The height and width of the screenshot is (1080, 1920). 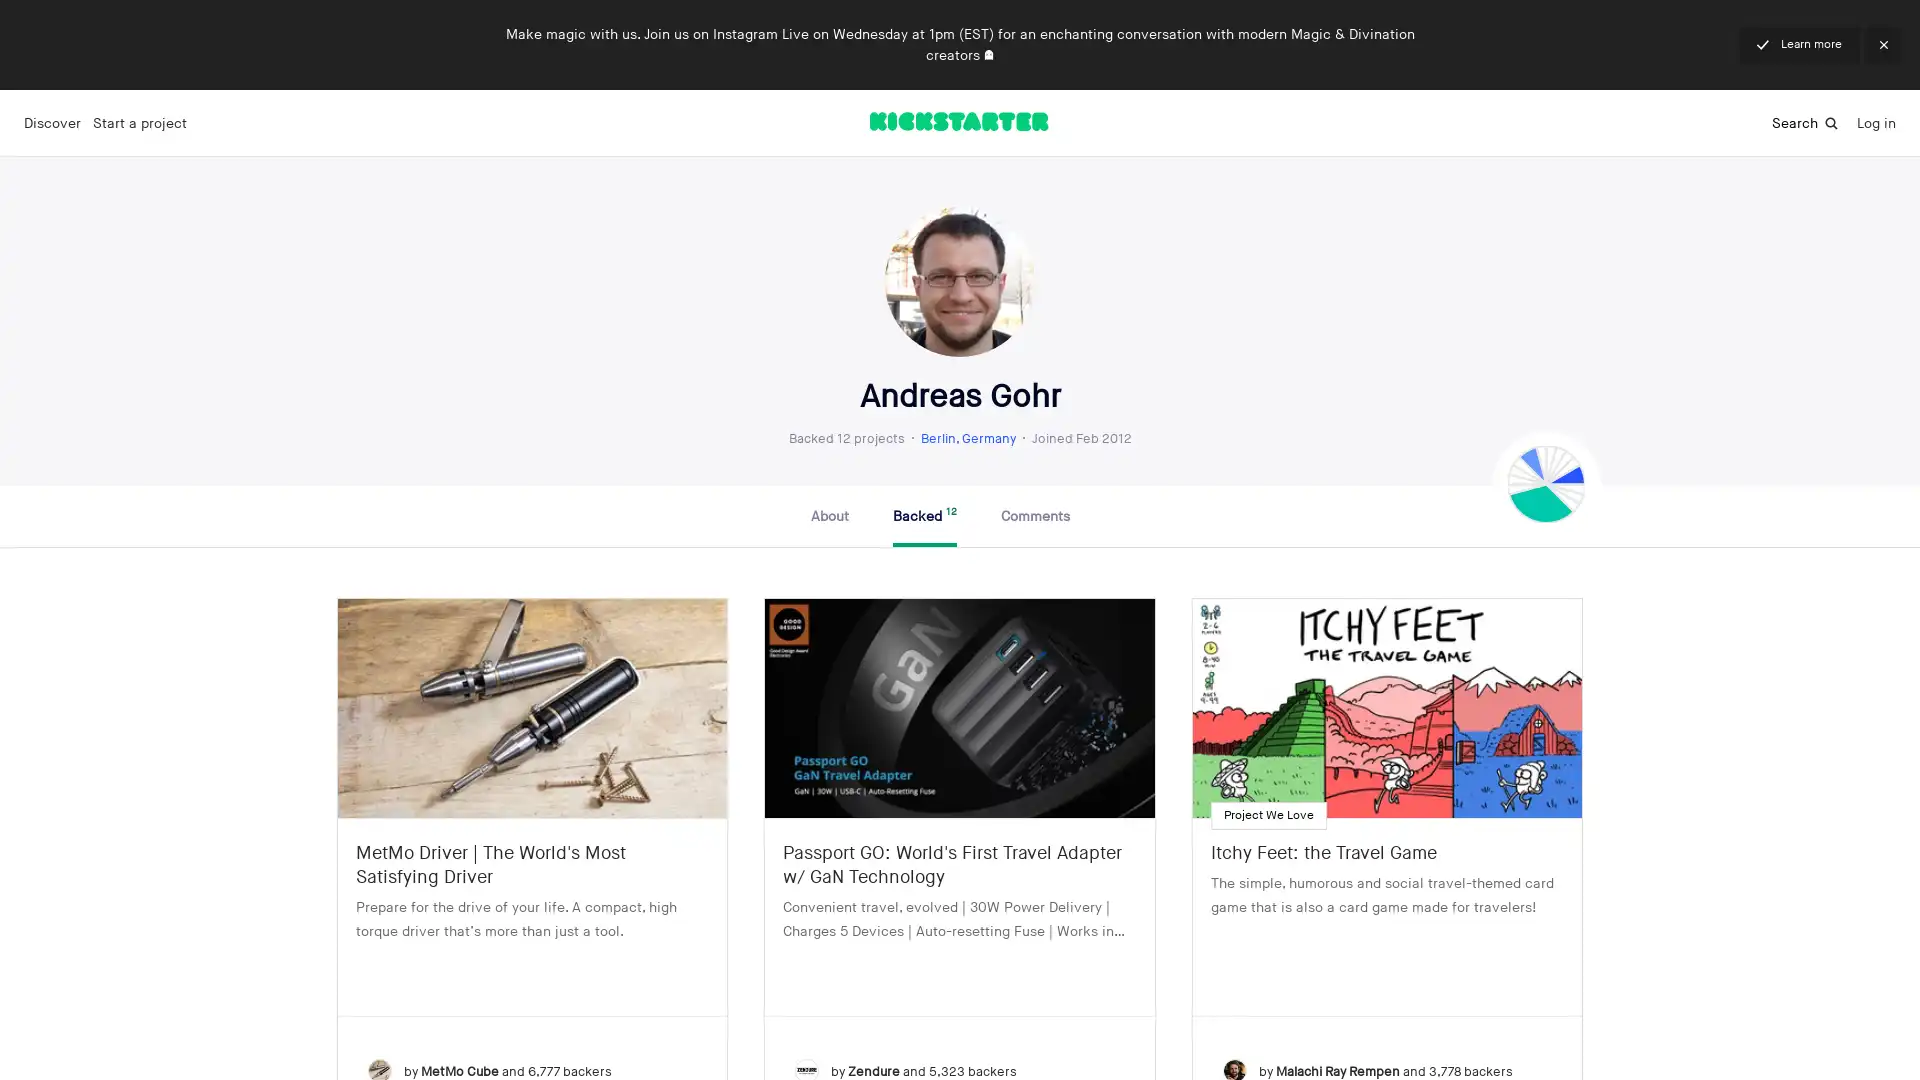 What do you see at coordinates (52, 123) in the screenshot?
I see `Discover` at bounding box center [52, 123].